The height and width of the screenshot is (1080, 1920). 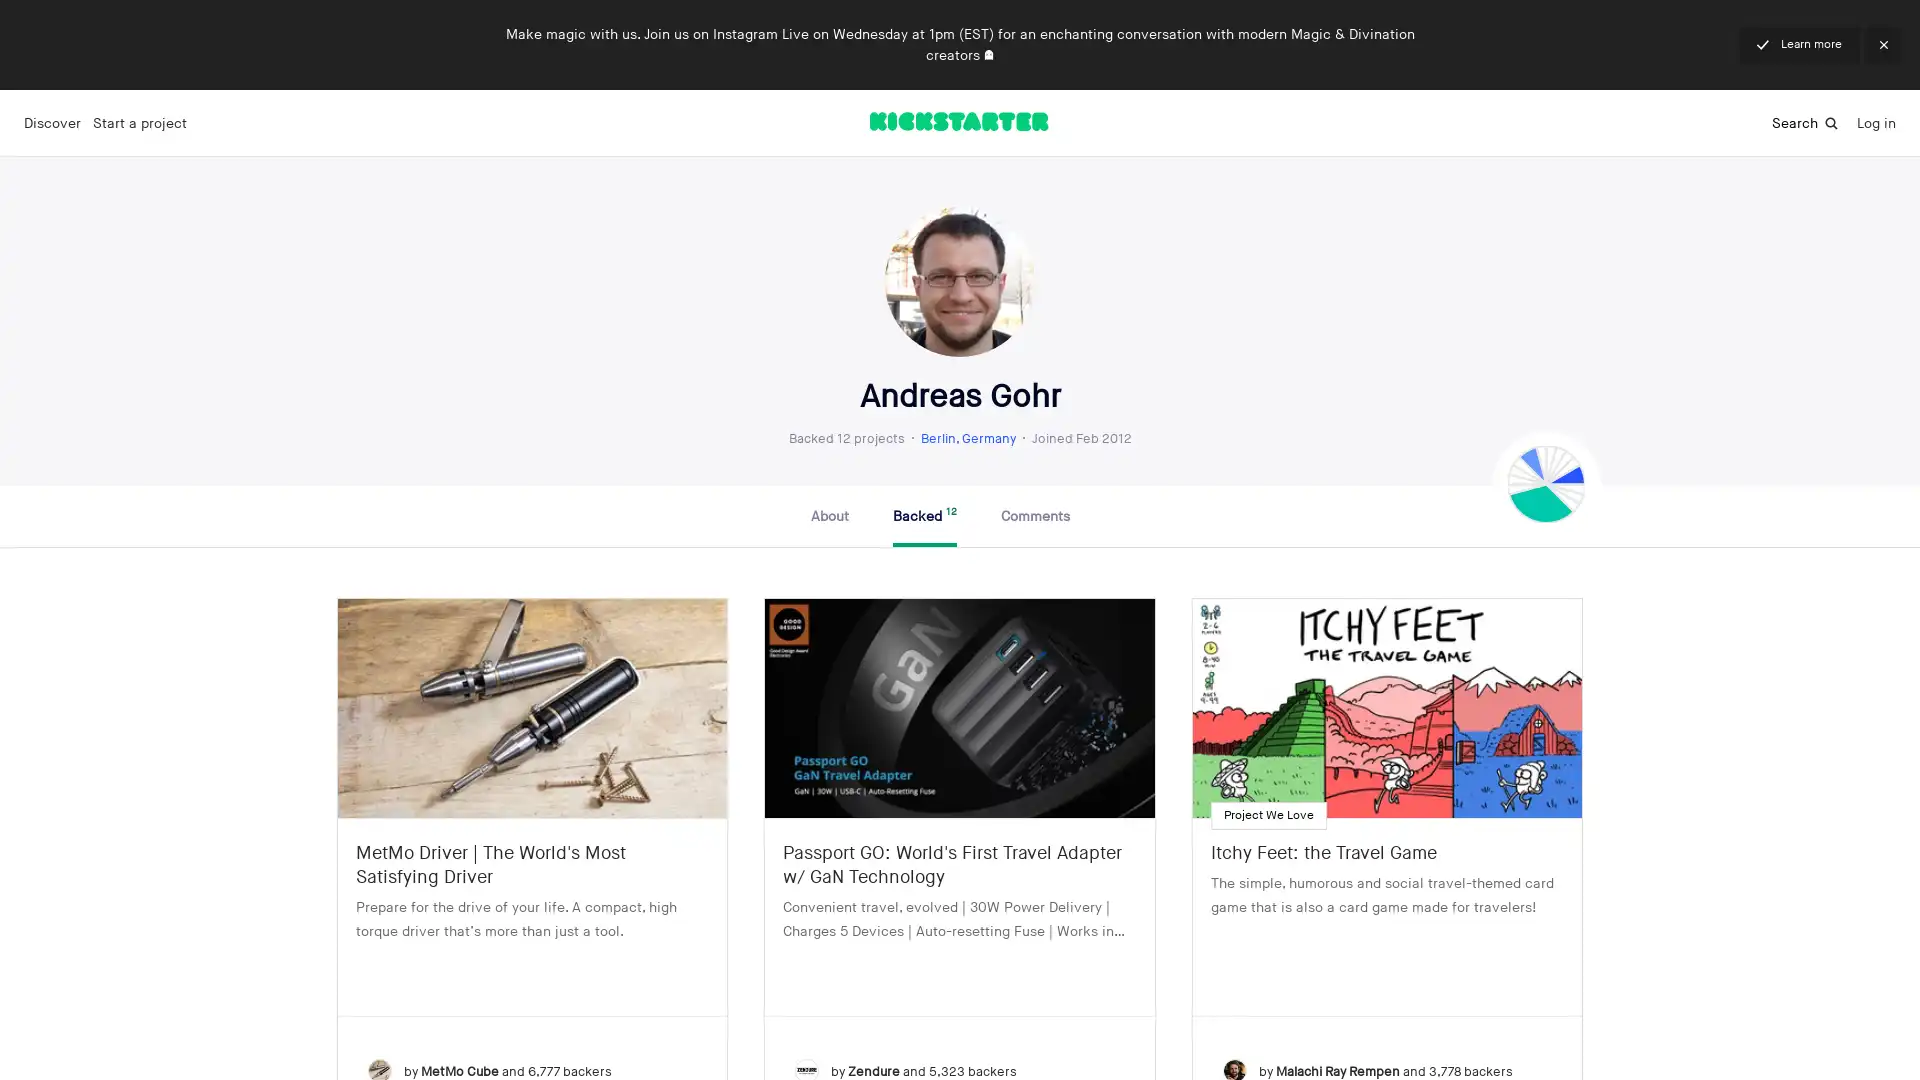 What do you see at coordinates (52, 123) in the screenshot?
I see `Discover` at bounding box center [52, 123].